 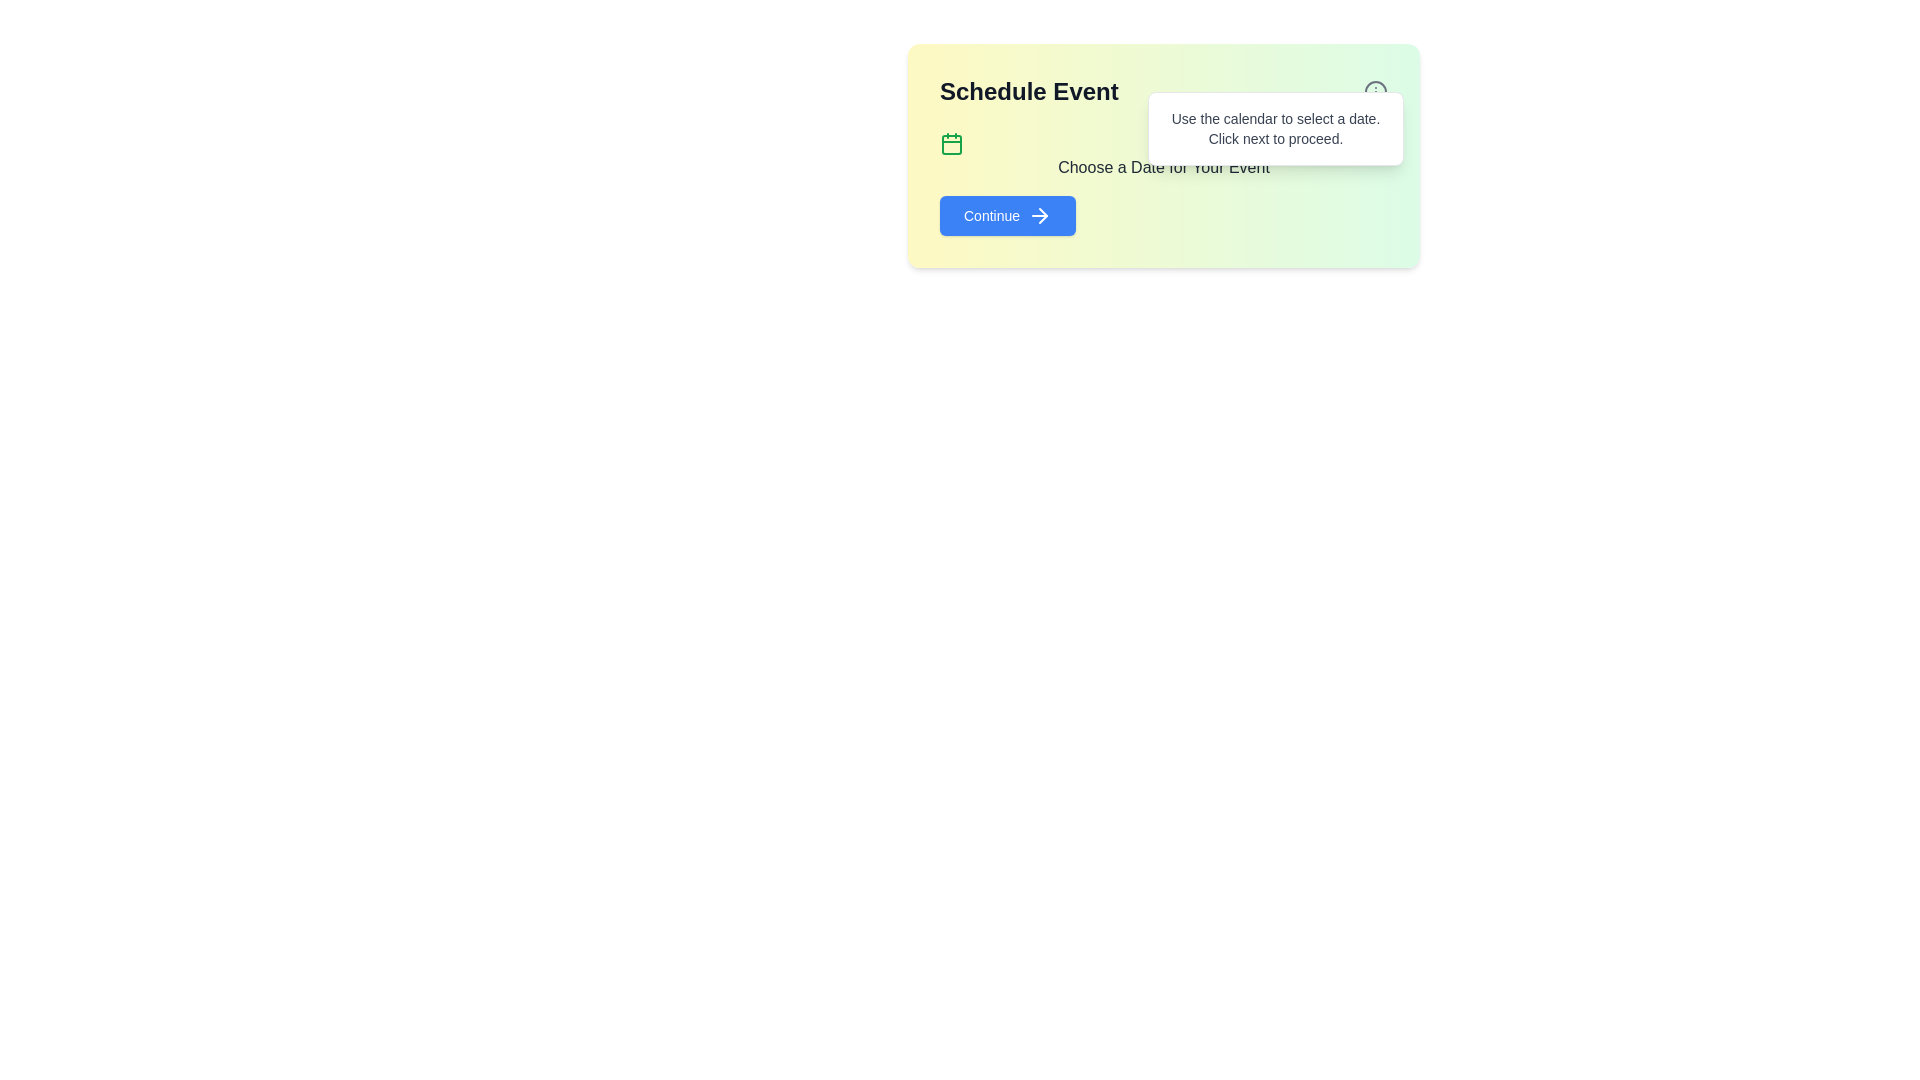 What do you see at coordinates (1163, 167) in the screenshot?
I see `the title or instruction text that prompts the user to select a date for their event, located below a tip text and to the right of a calendar icon` at bounding box center [1163, 167].